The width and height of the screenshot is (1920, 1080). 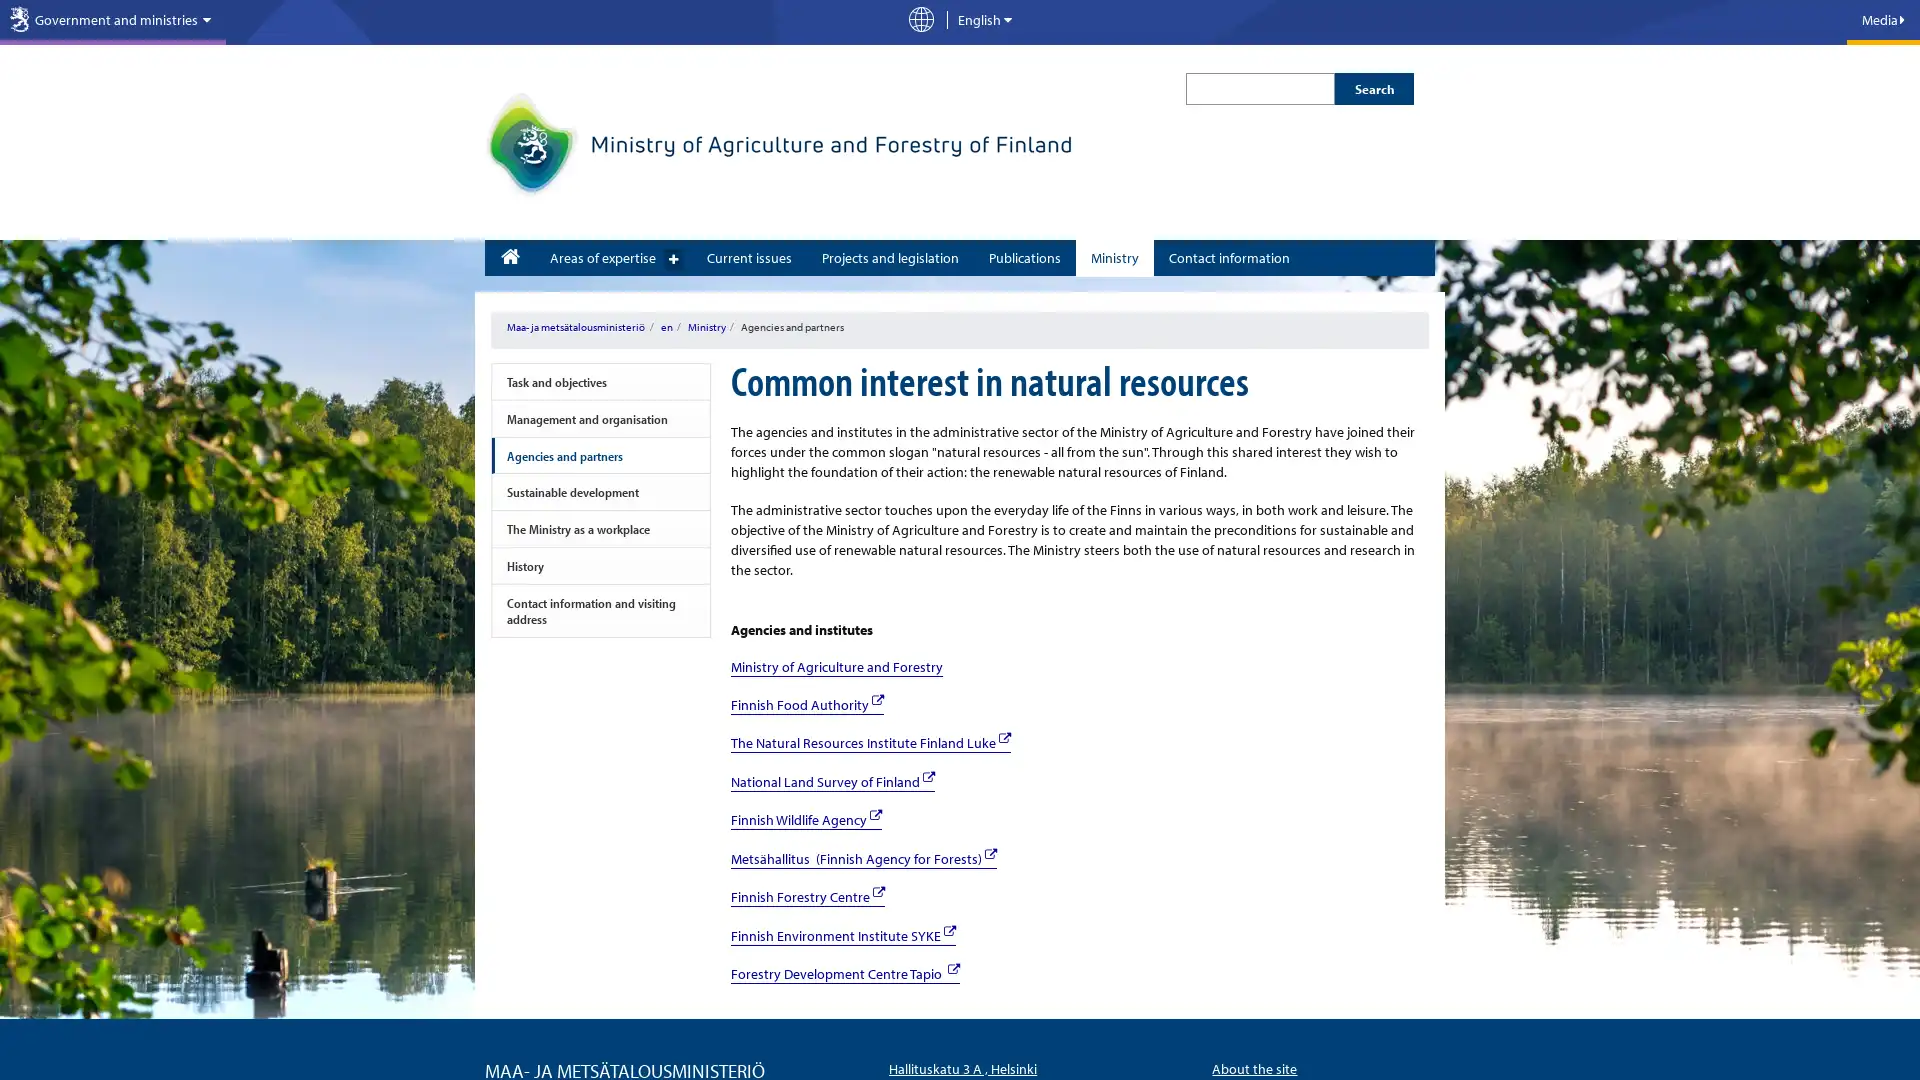 I want to click on I accept all cookies, so click(x=825, y=1033).